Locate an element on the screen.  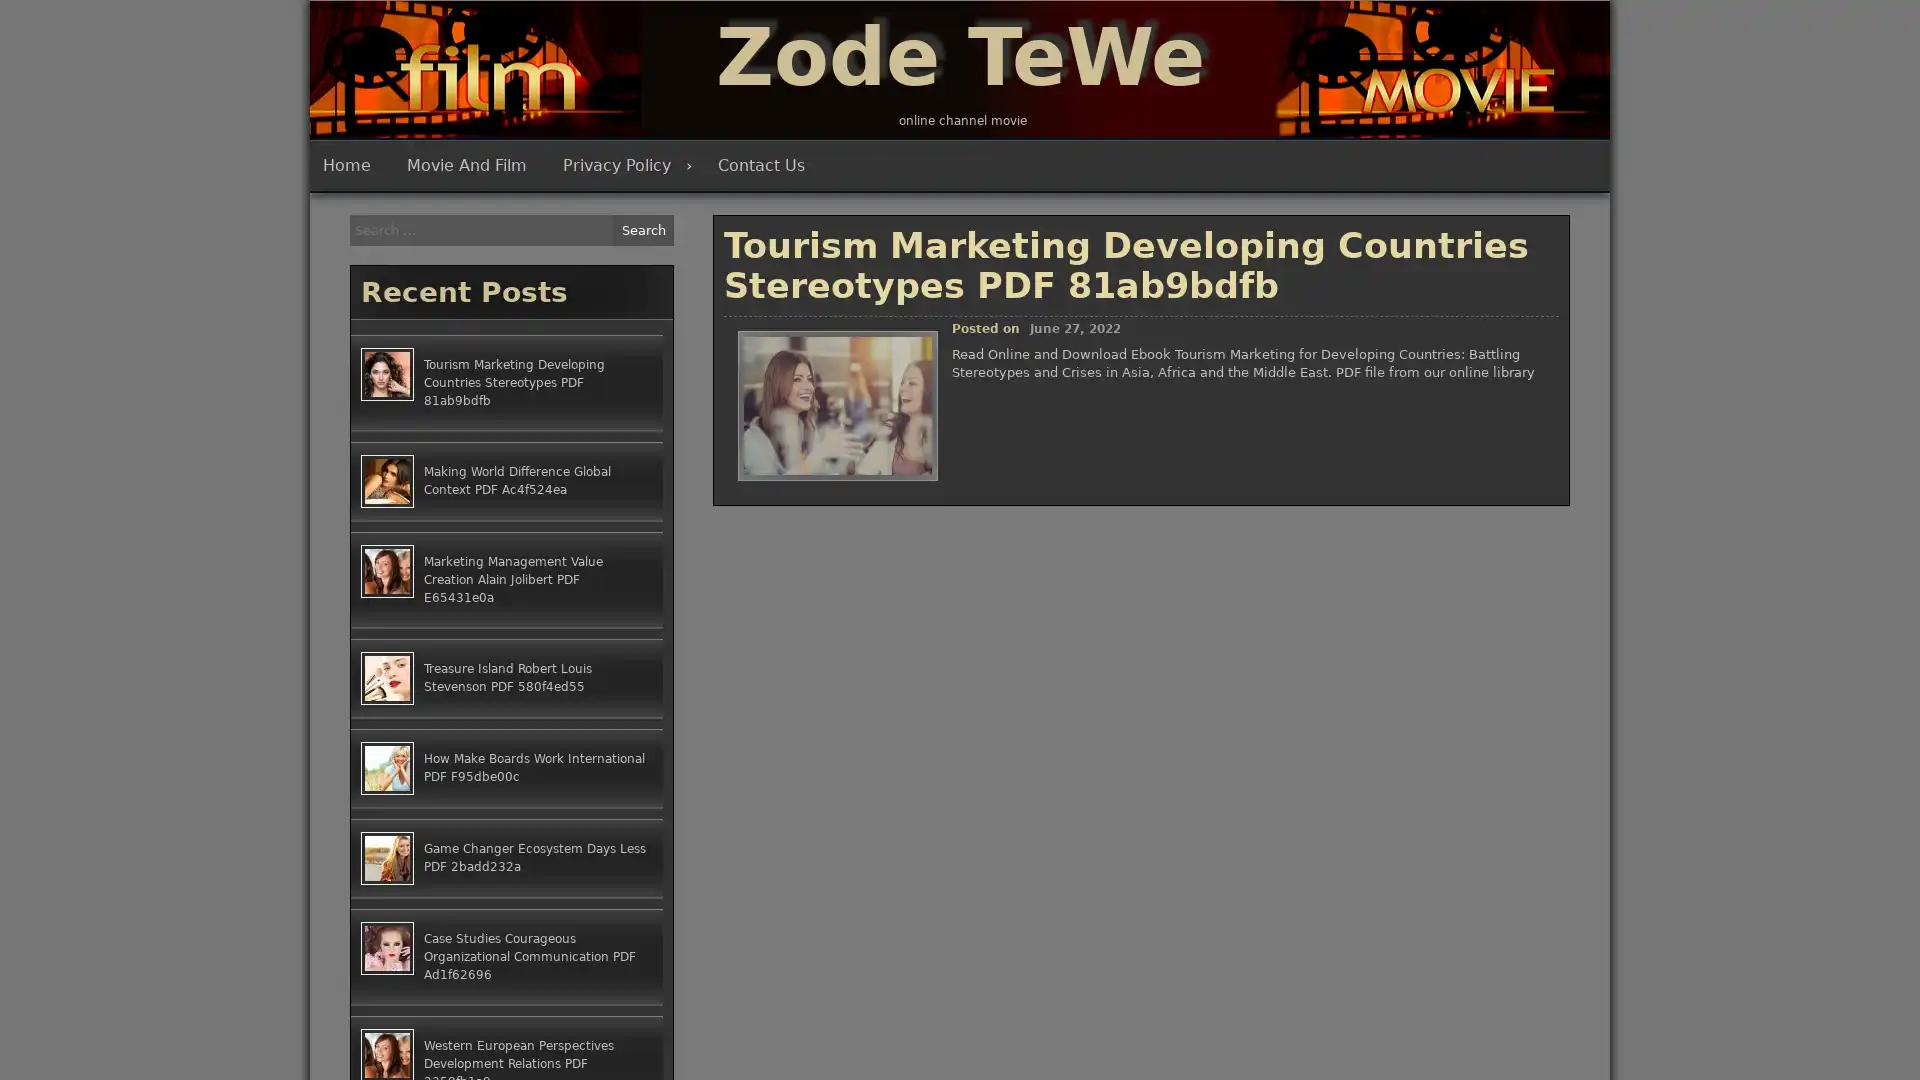
Search is located at coordinates (643, 229).